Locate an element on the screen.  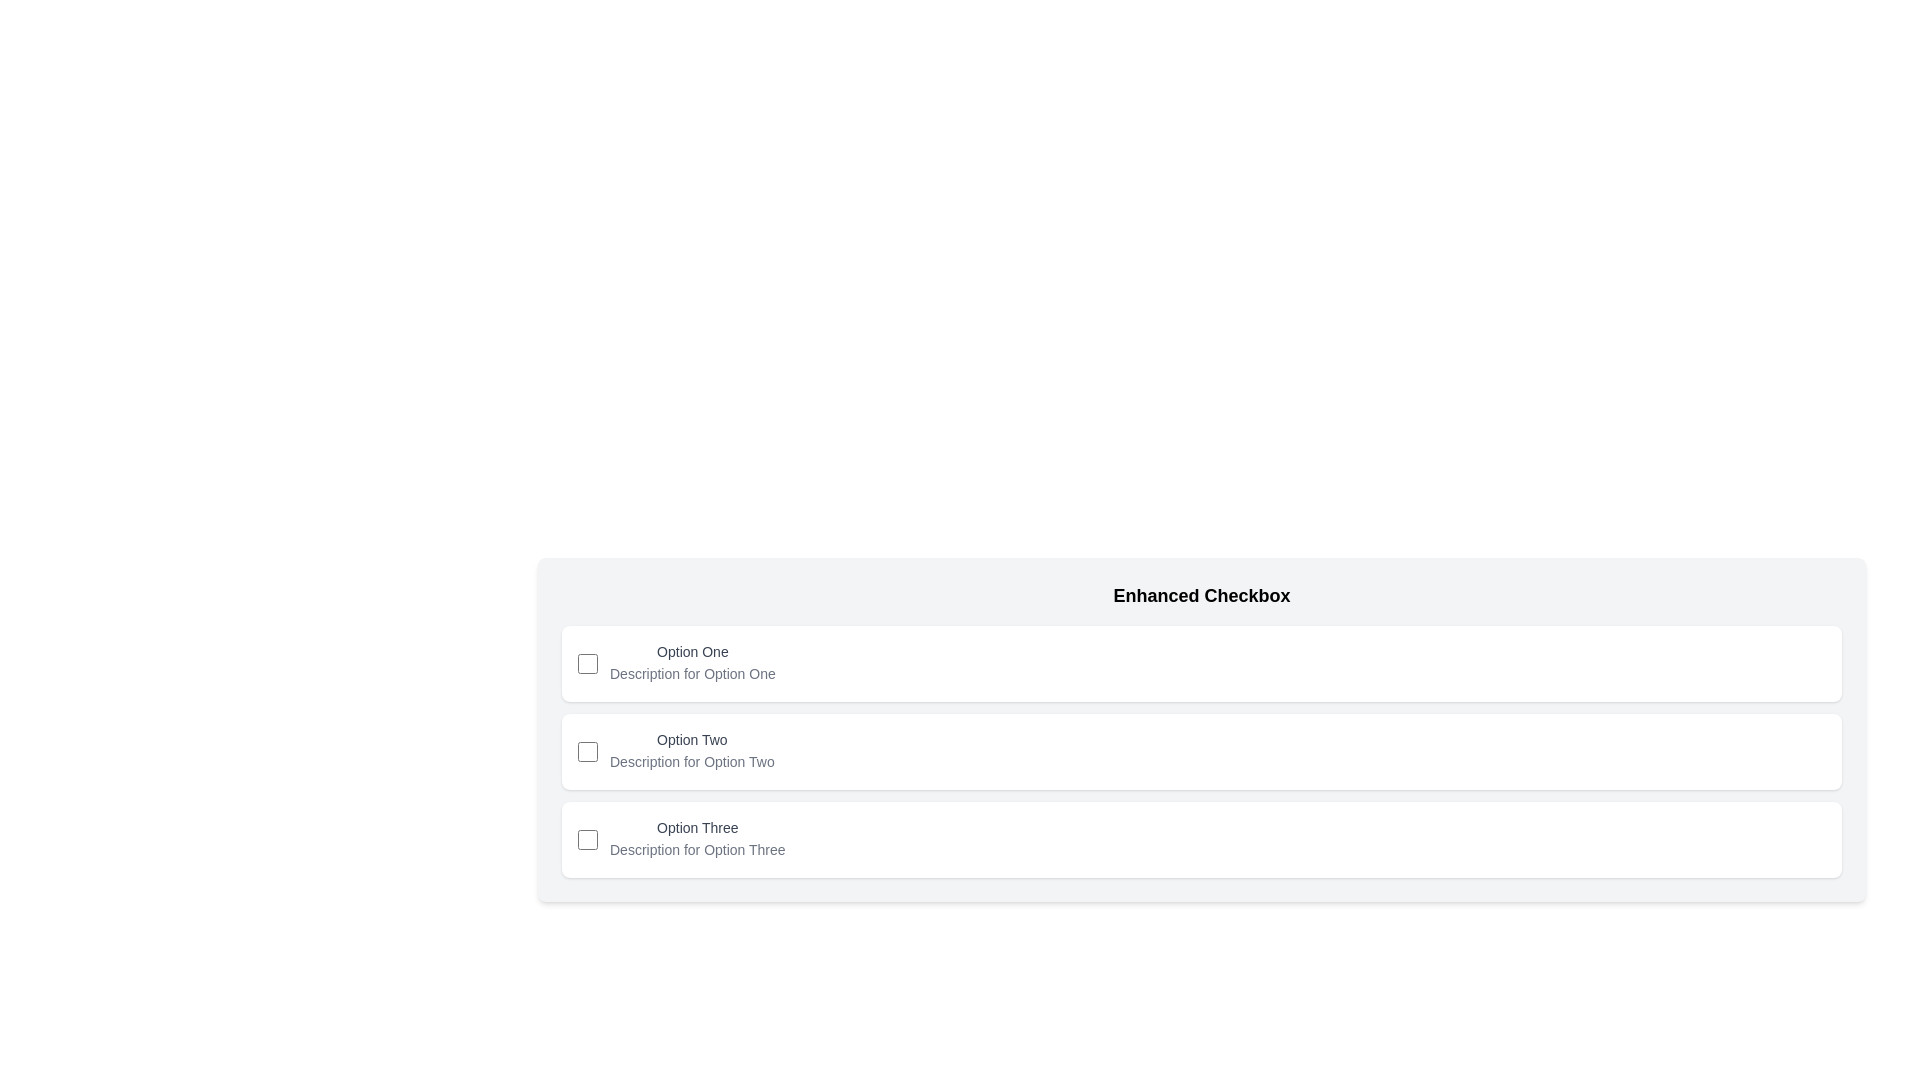
the Text Label with Description that displays 'Option Two' and its description 'Description for Option Two', located in the second row of the list is located at coordinates (692, 752).